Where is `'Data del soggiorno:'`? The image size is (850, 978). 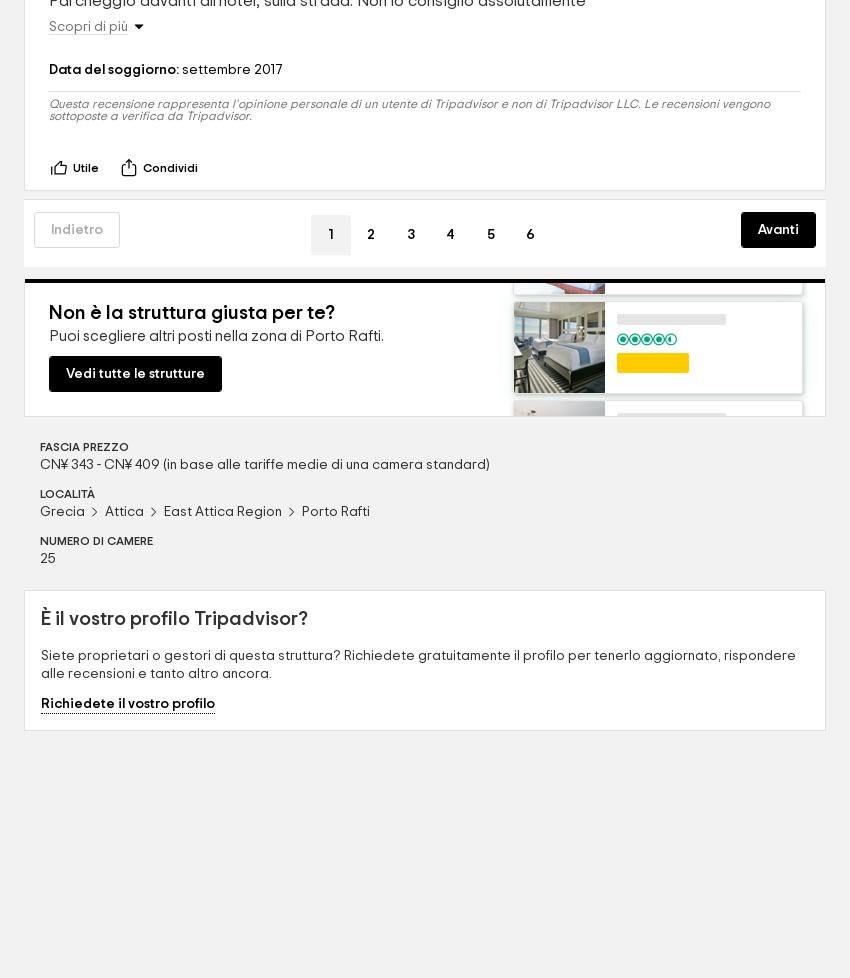
'Data del soggiorno:' is located at coordinates (48, 70).